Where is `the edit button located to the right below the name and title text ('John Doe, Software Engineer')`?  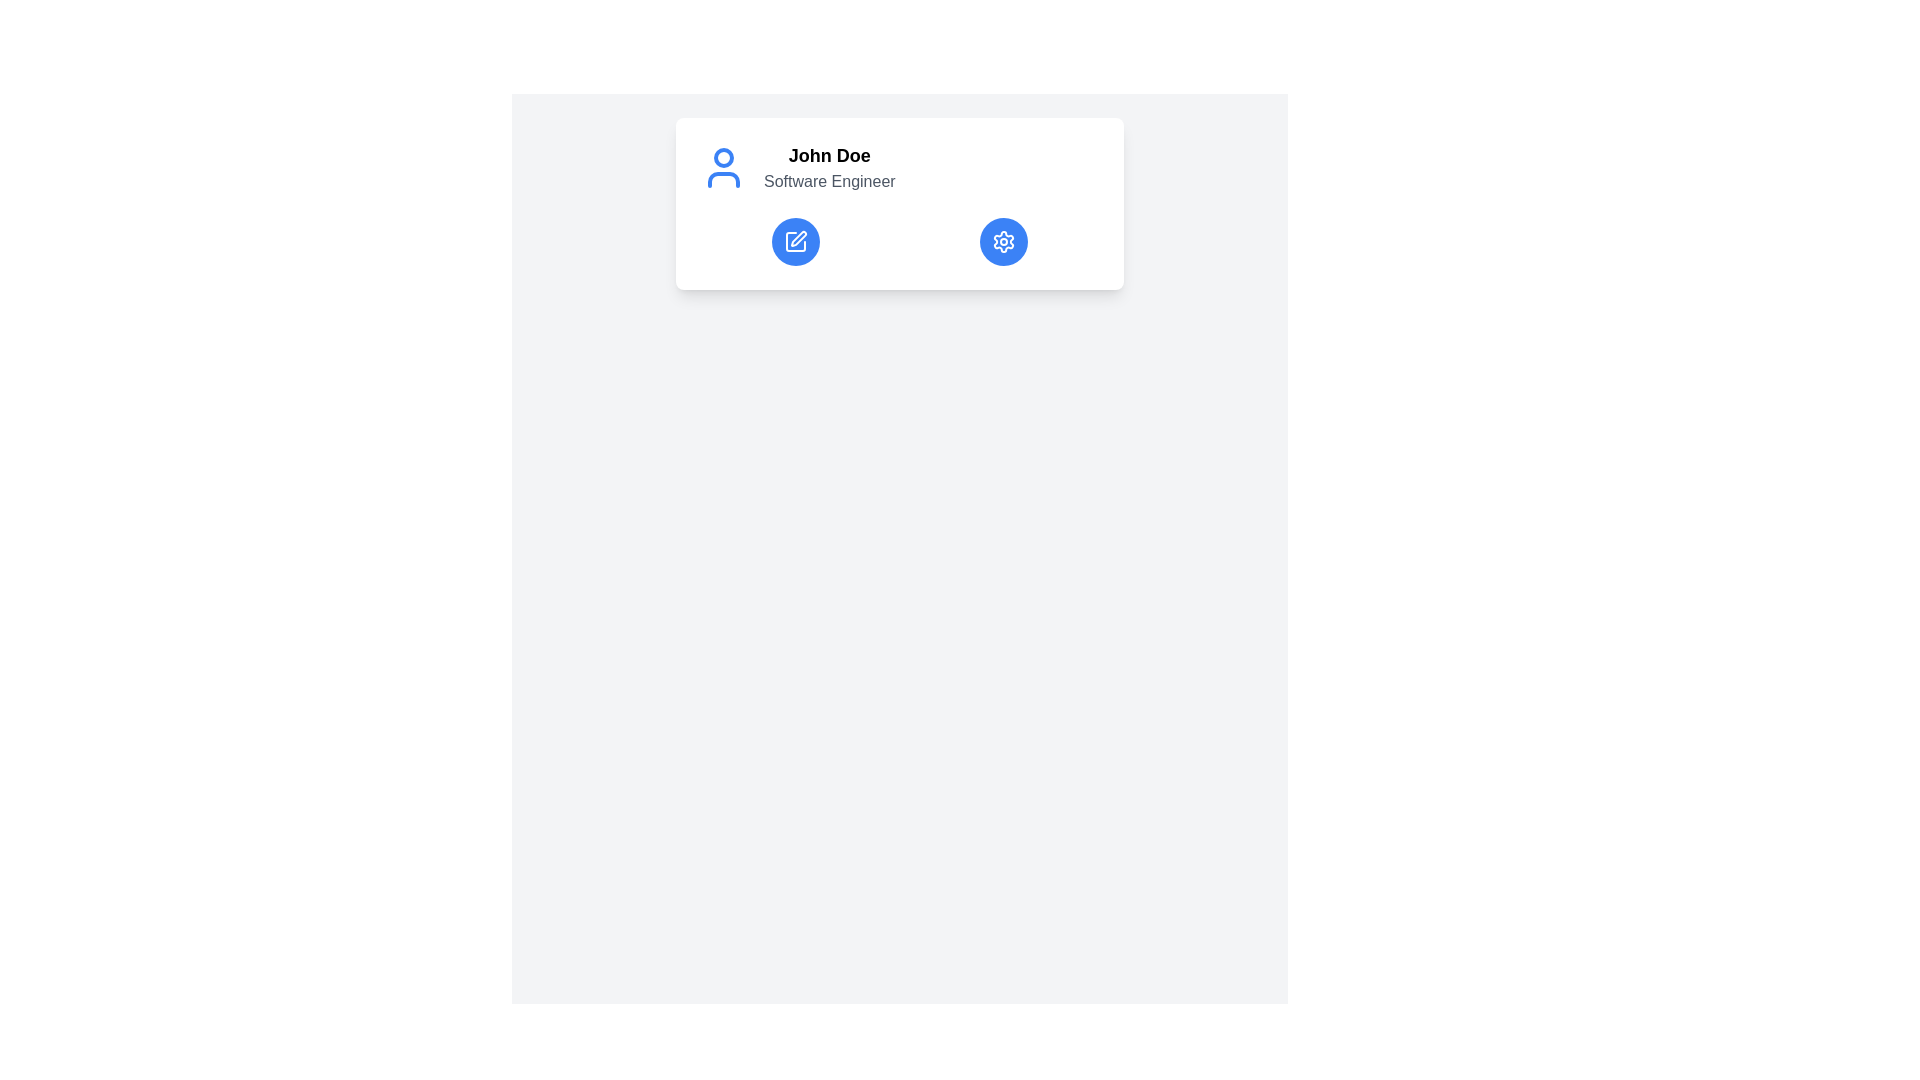
the edit button located to the right below the name and title text ('John Doe, Software Engineer') is located at coordinates (795, 241).